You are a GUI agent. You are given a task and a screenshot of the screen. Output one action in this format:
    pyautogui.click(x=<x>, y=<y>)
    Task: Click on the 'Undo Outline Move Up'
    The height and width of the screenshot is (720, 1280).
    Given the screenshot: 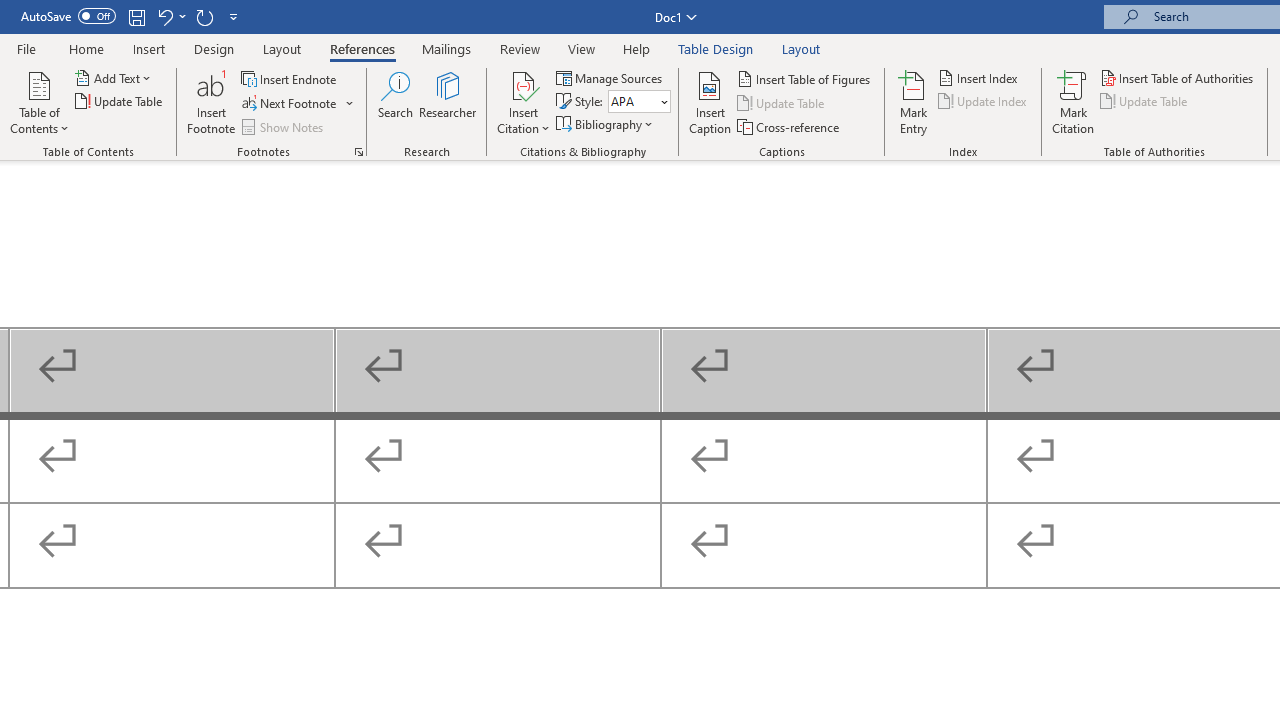 What is the action you would take?
    pyautogui.click(x=164, y=16)
    